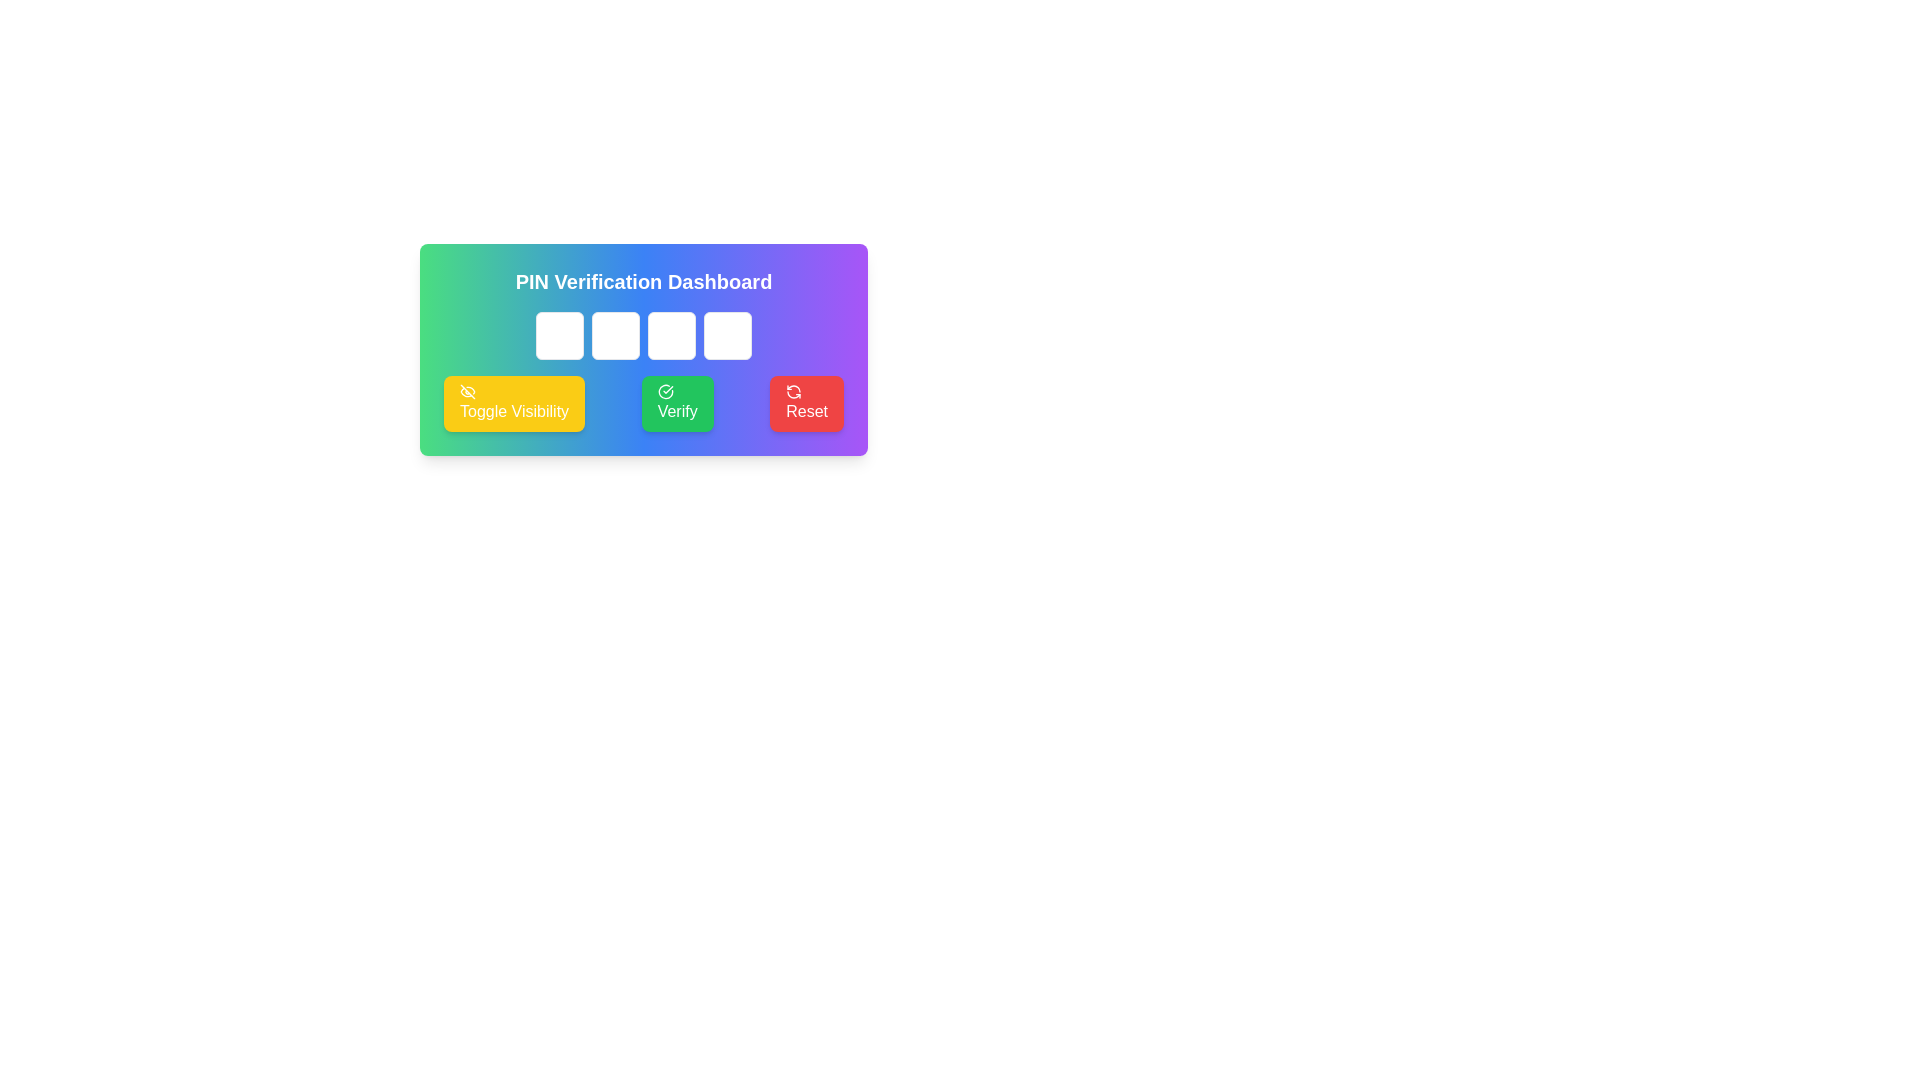  I want to click on the icon within the green 'Verify' button, which is centrally positioned and indicates the function of verification or confirmation, so click(665, 392).